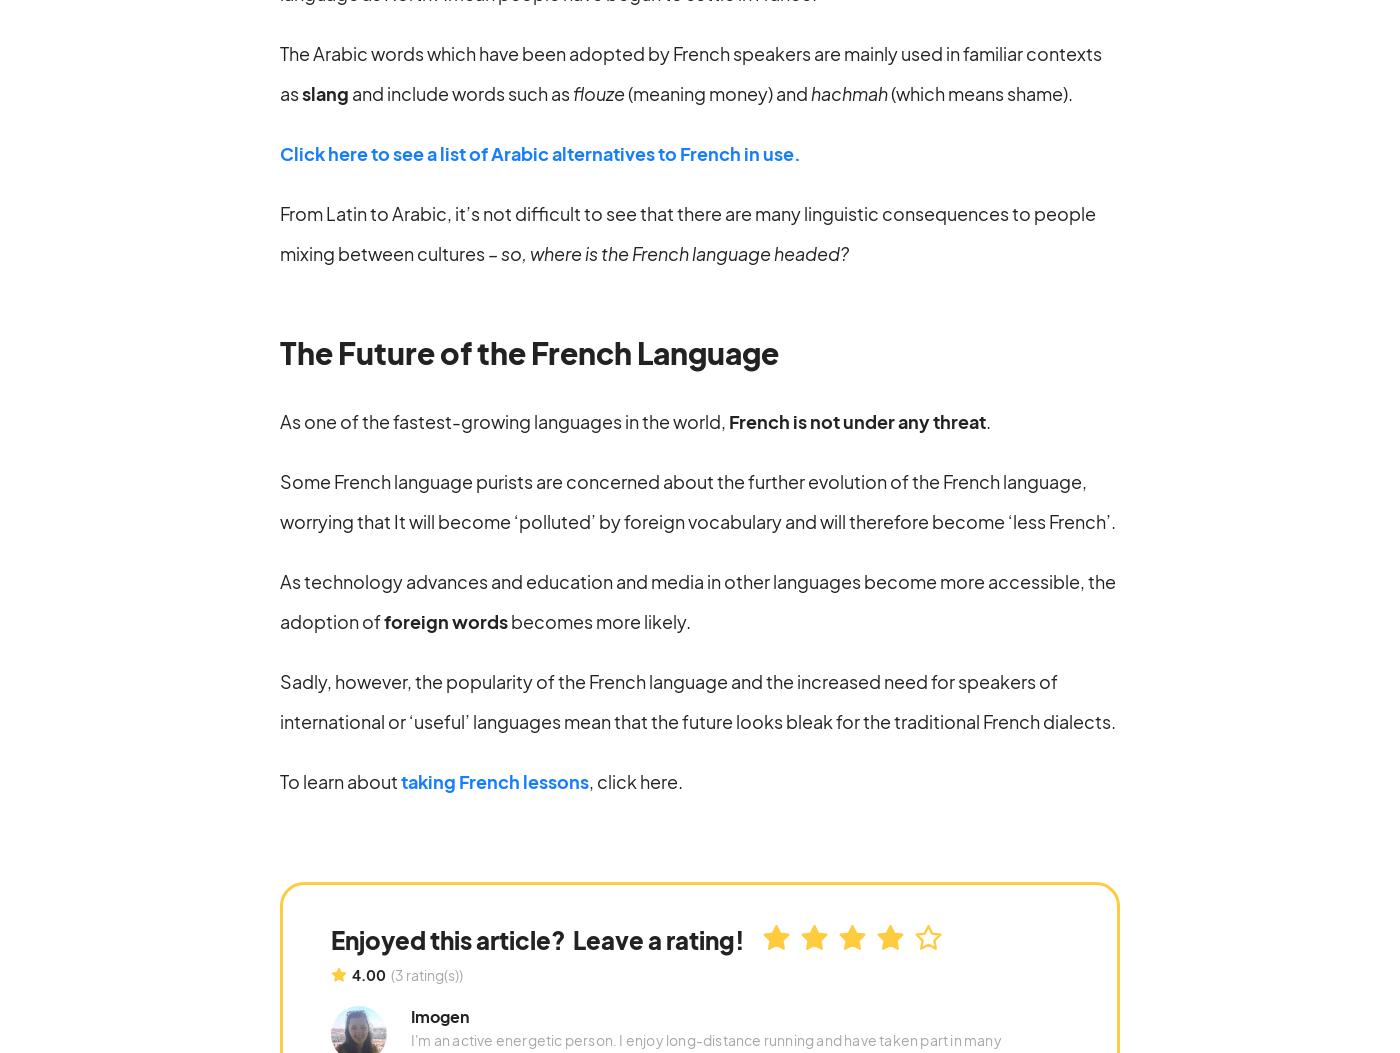 This screenshot has height=1053, width=1400. I want to click on 'hachmah', so click(811, 91).